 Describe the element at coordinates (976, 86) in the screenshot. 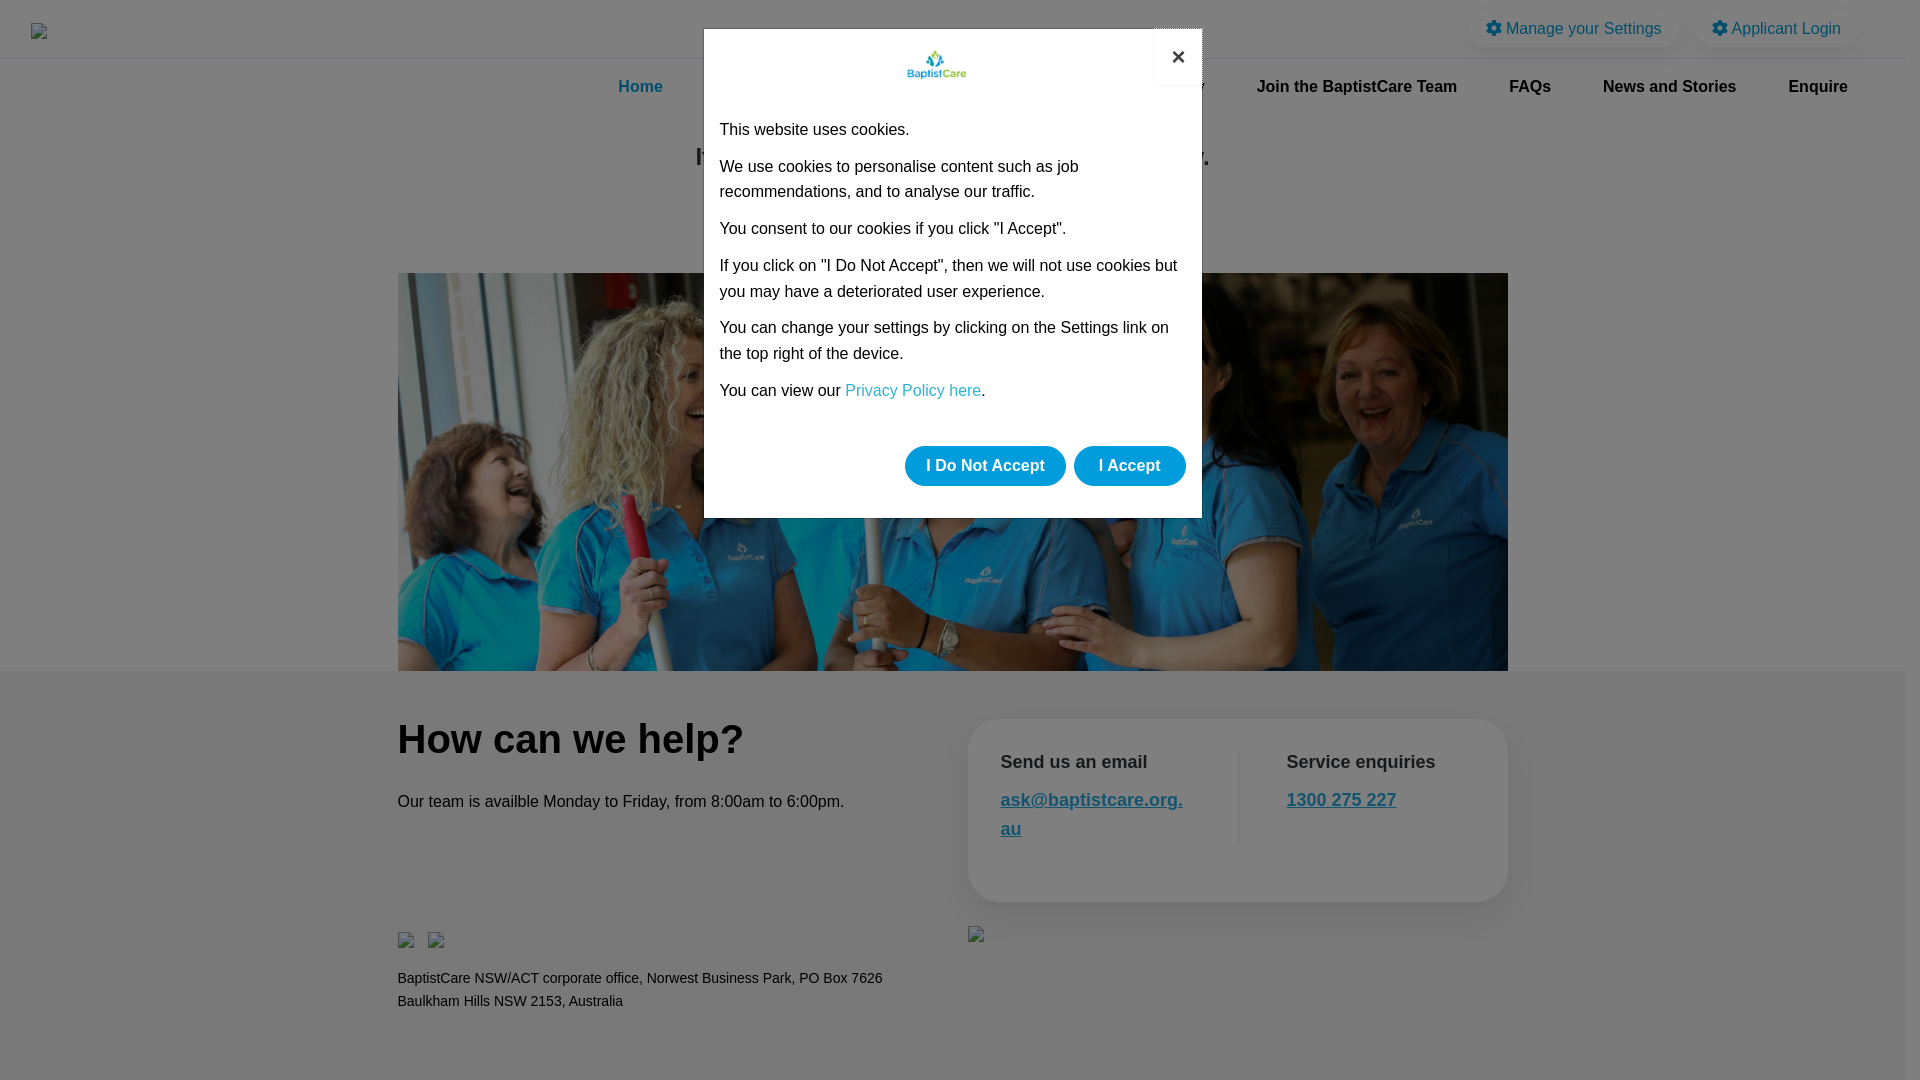

I see `'Employee Benefits'` at that location.